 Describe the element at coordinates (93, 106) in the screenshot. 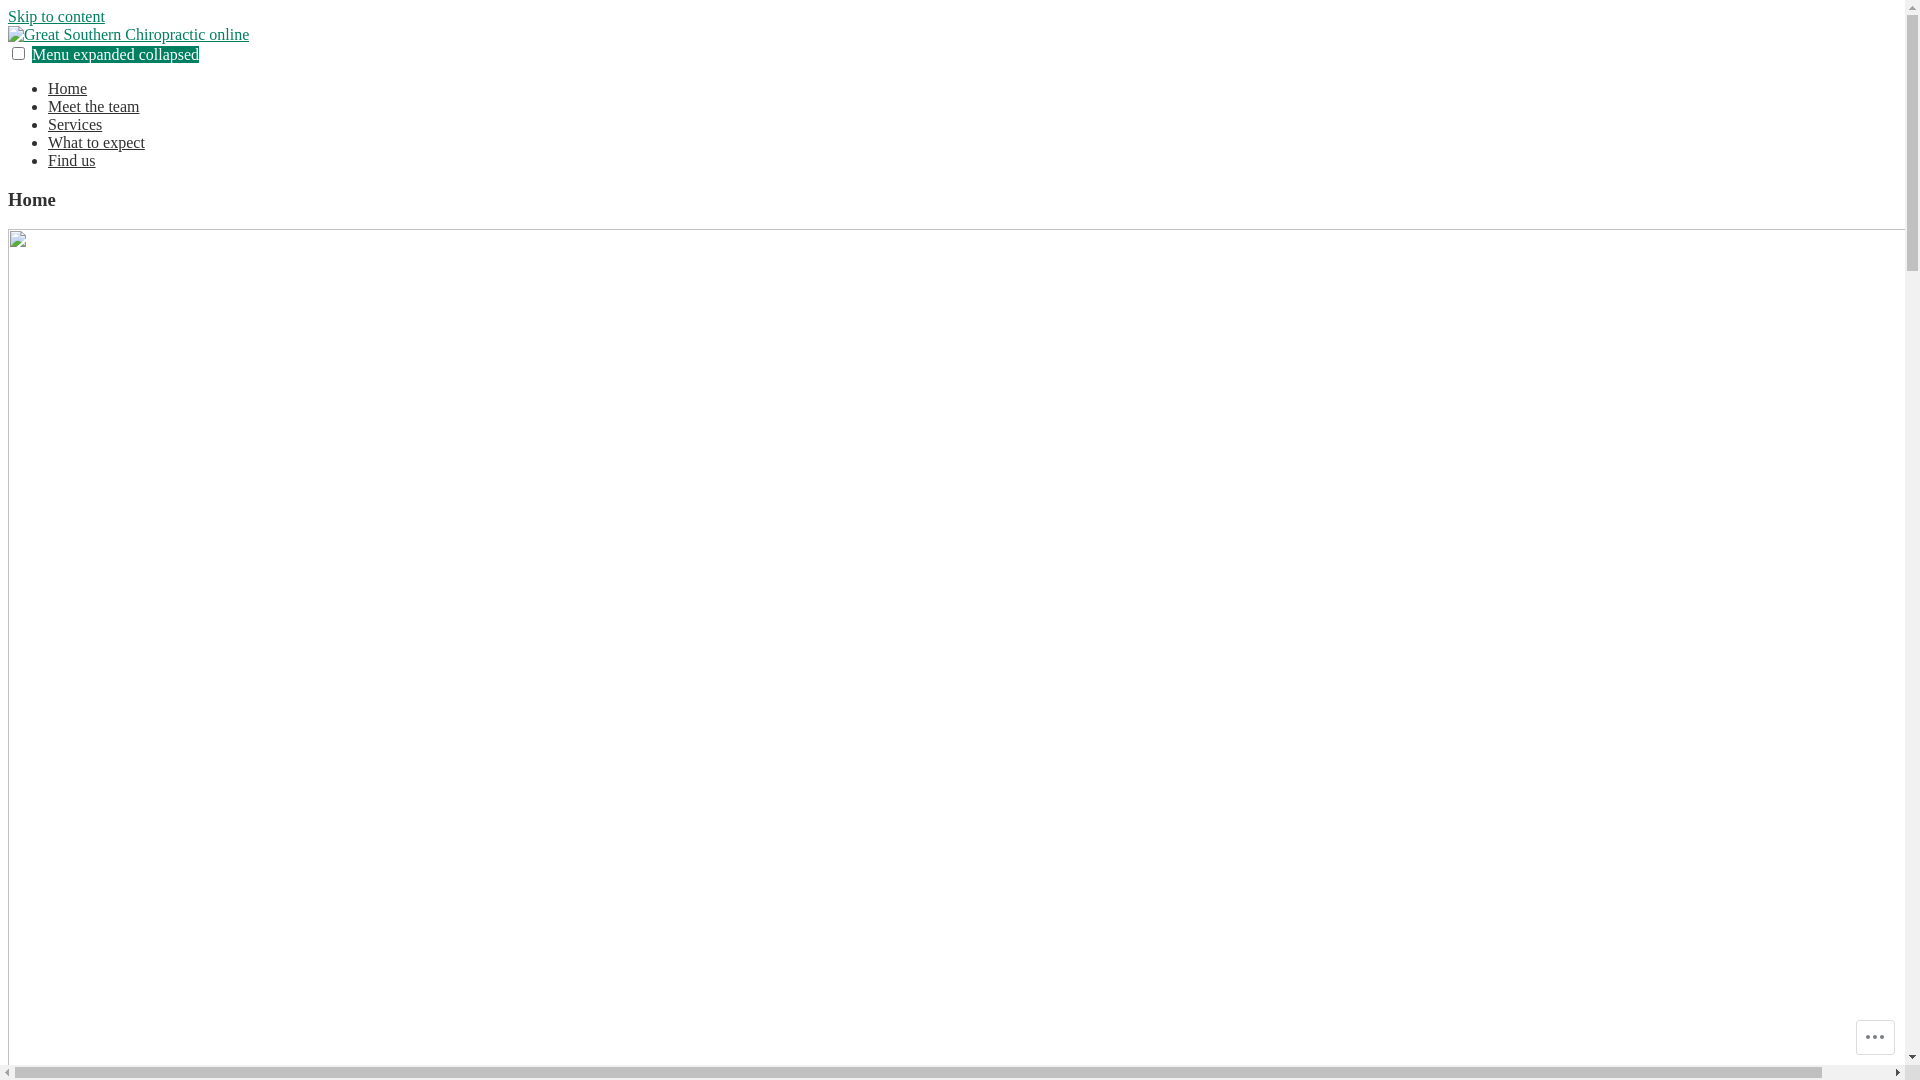

I see `'Meet the team'` at that location.